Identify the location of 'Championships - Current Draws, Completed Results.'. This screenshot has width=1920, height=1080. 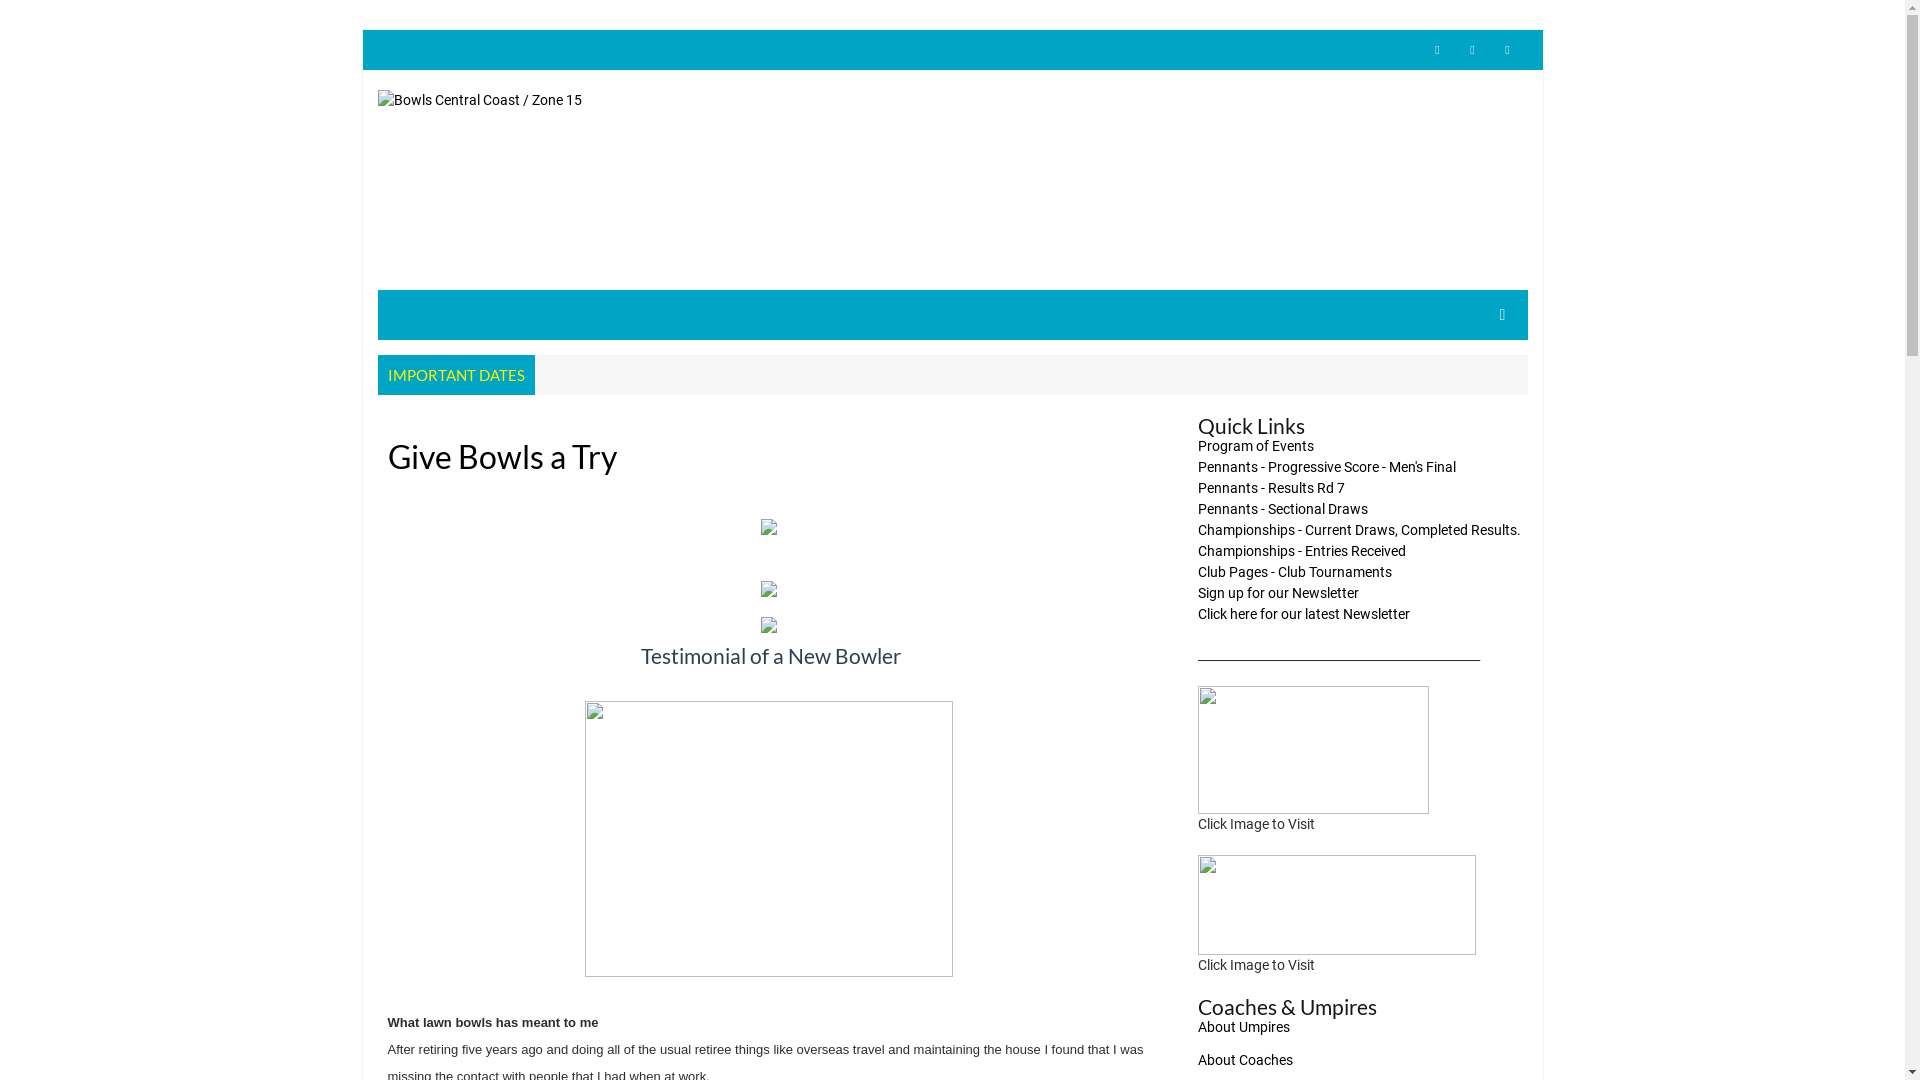
(1359, 528).